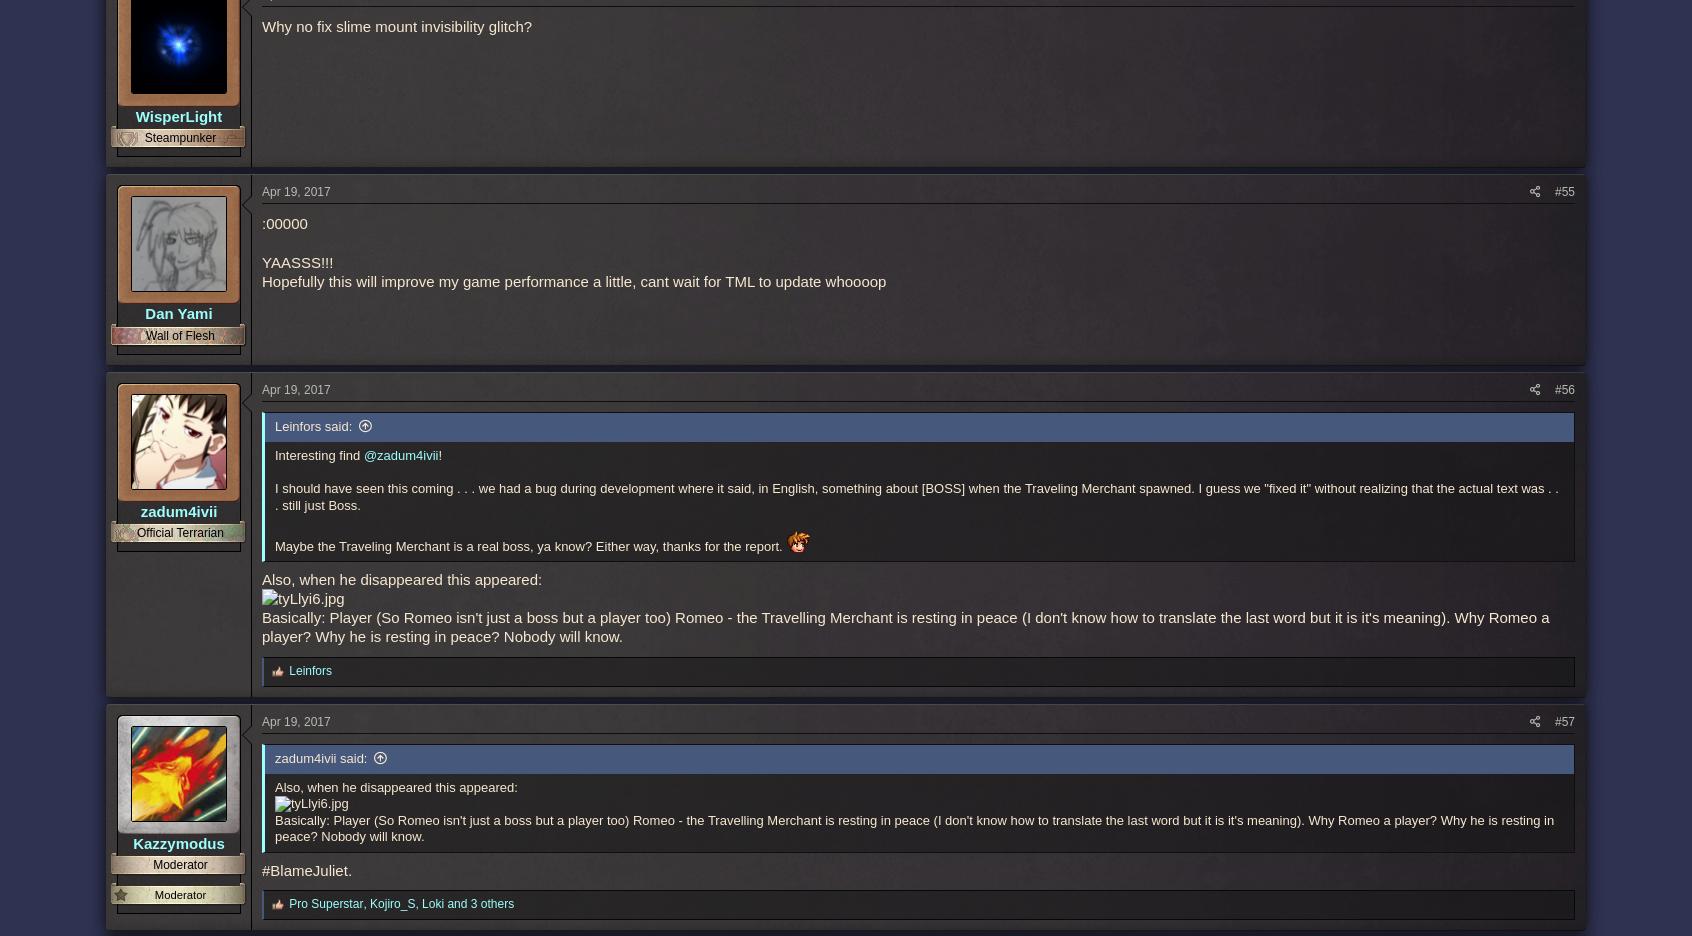 The image size is (1692, 936). I want to click on 'Steampunker', so click(179, 137).